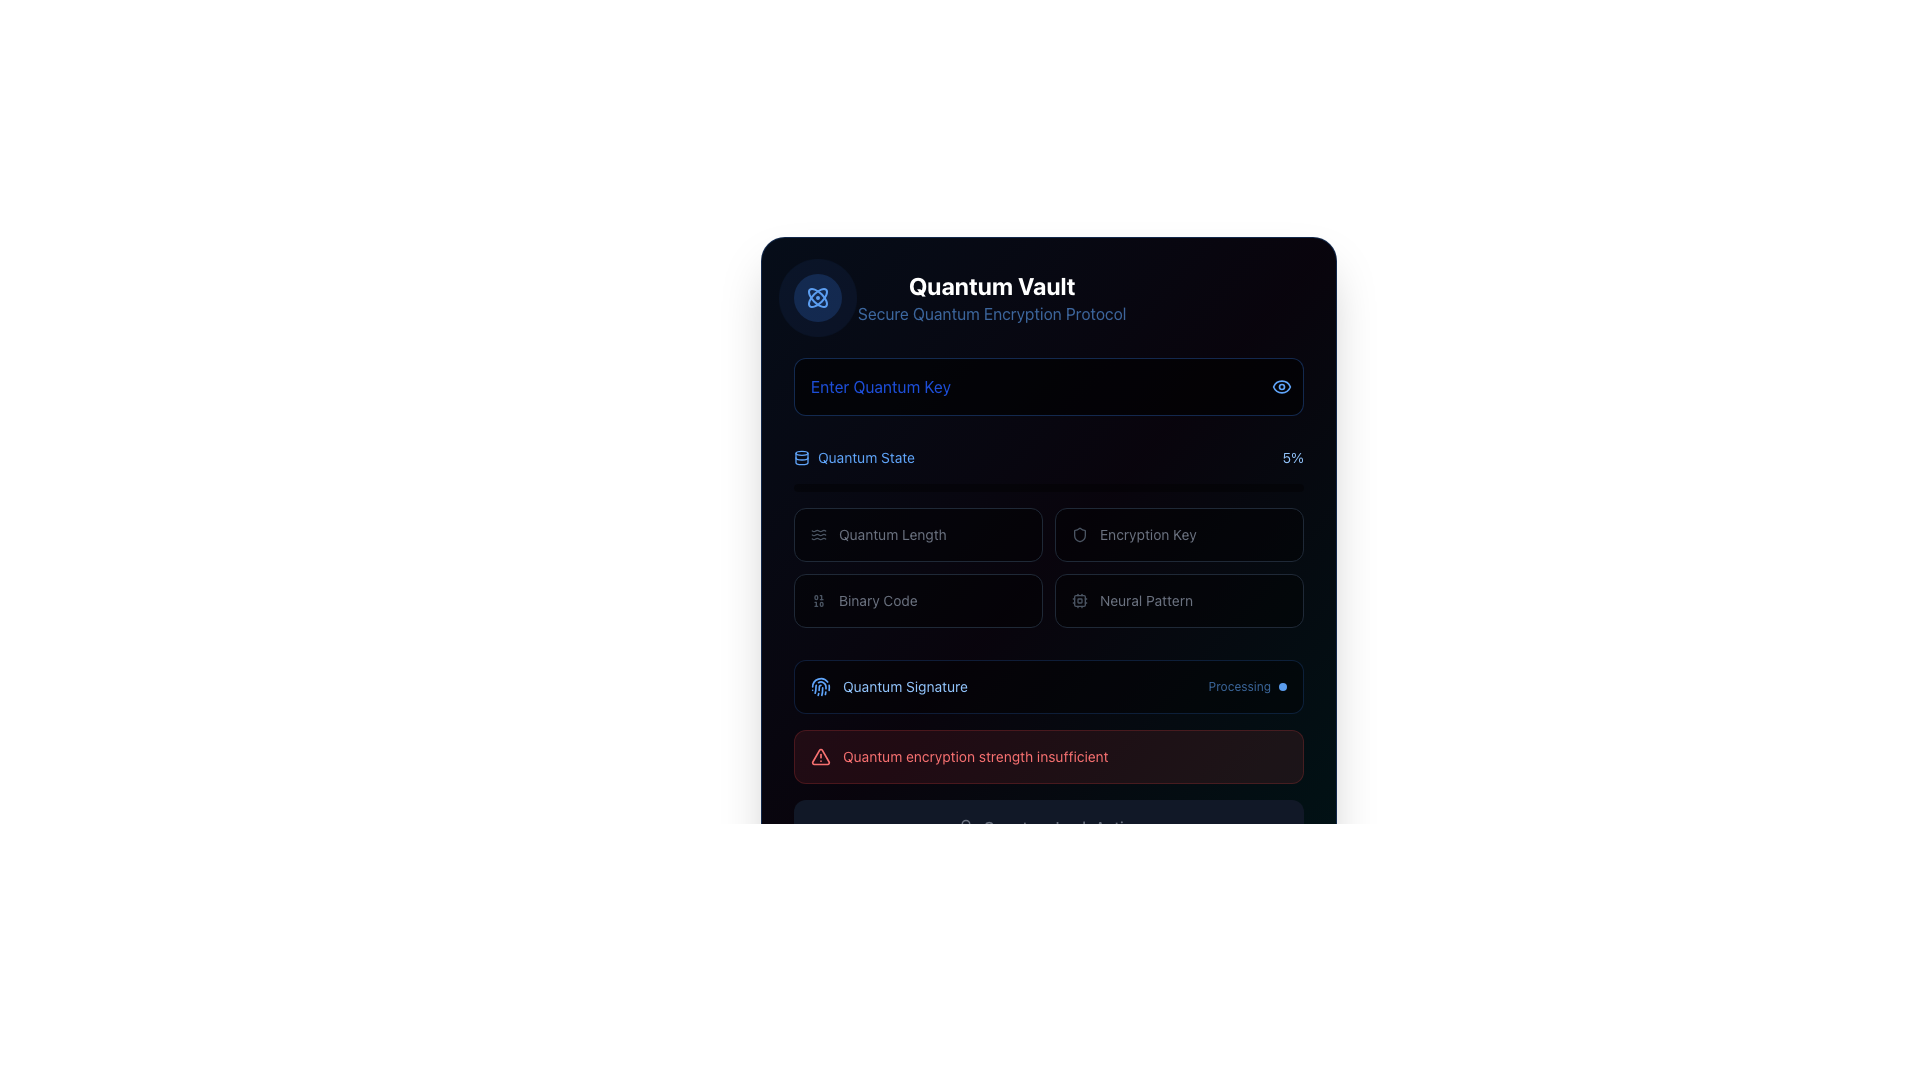 The image size is (1920, 1080). I want to click on the Quantum State slider, so click(1028, 488).